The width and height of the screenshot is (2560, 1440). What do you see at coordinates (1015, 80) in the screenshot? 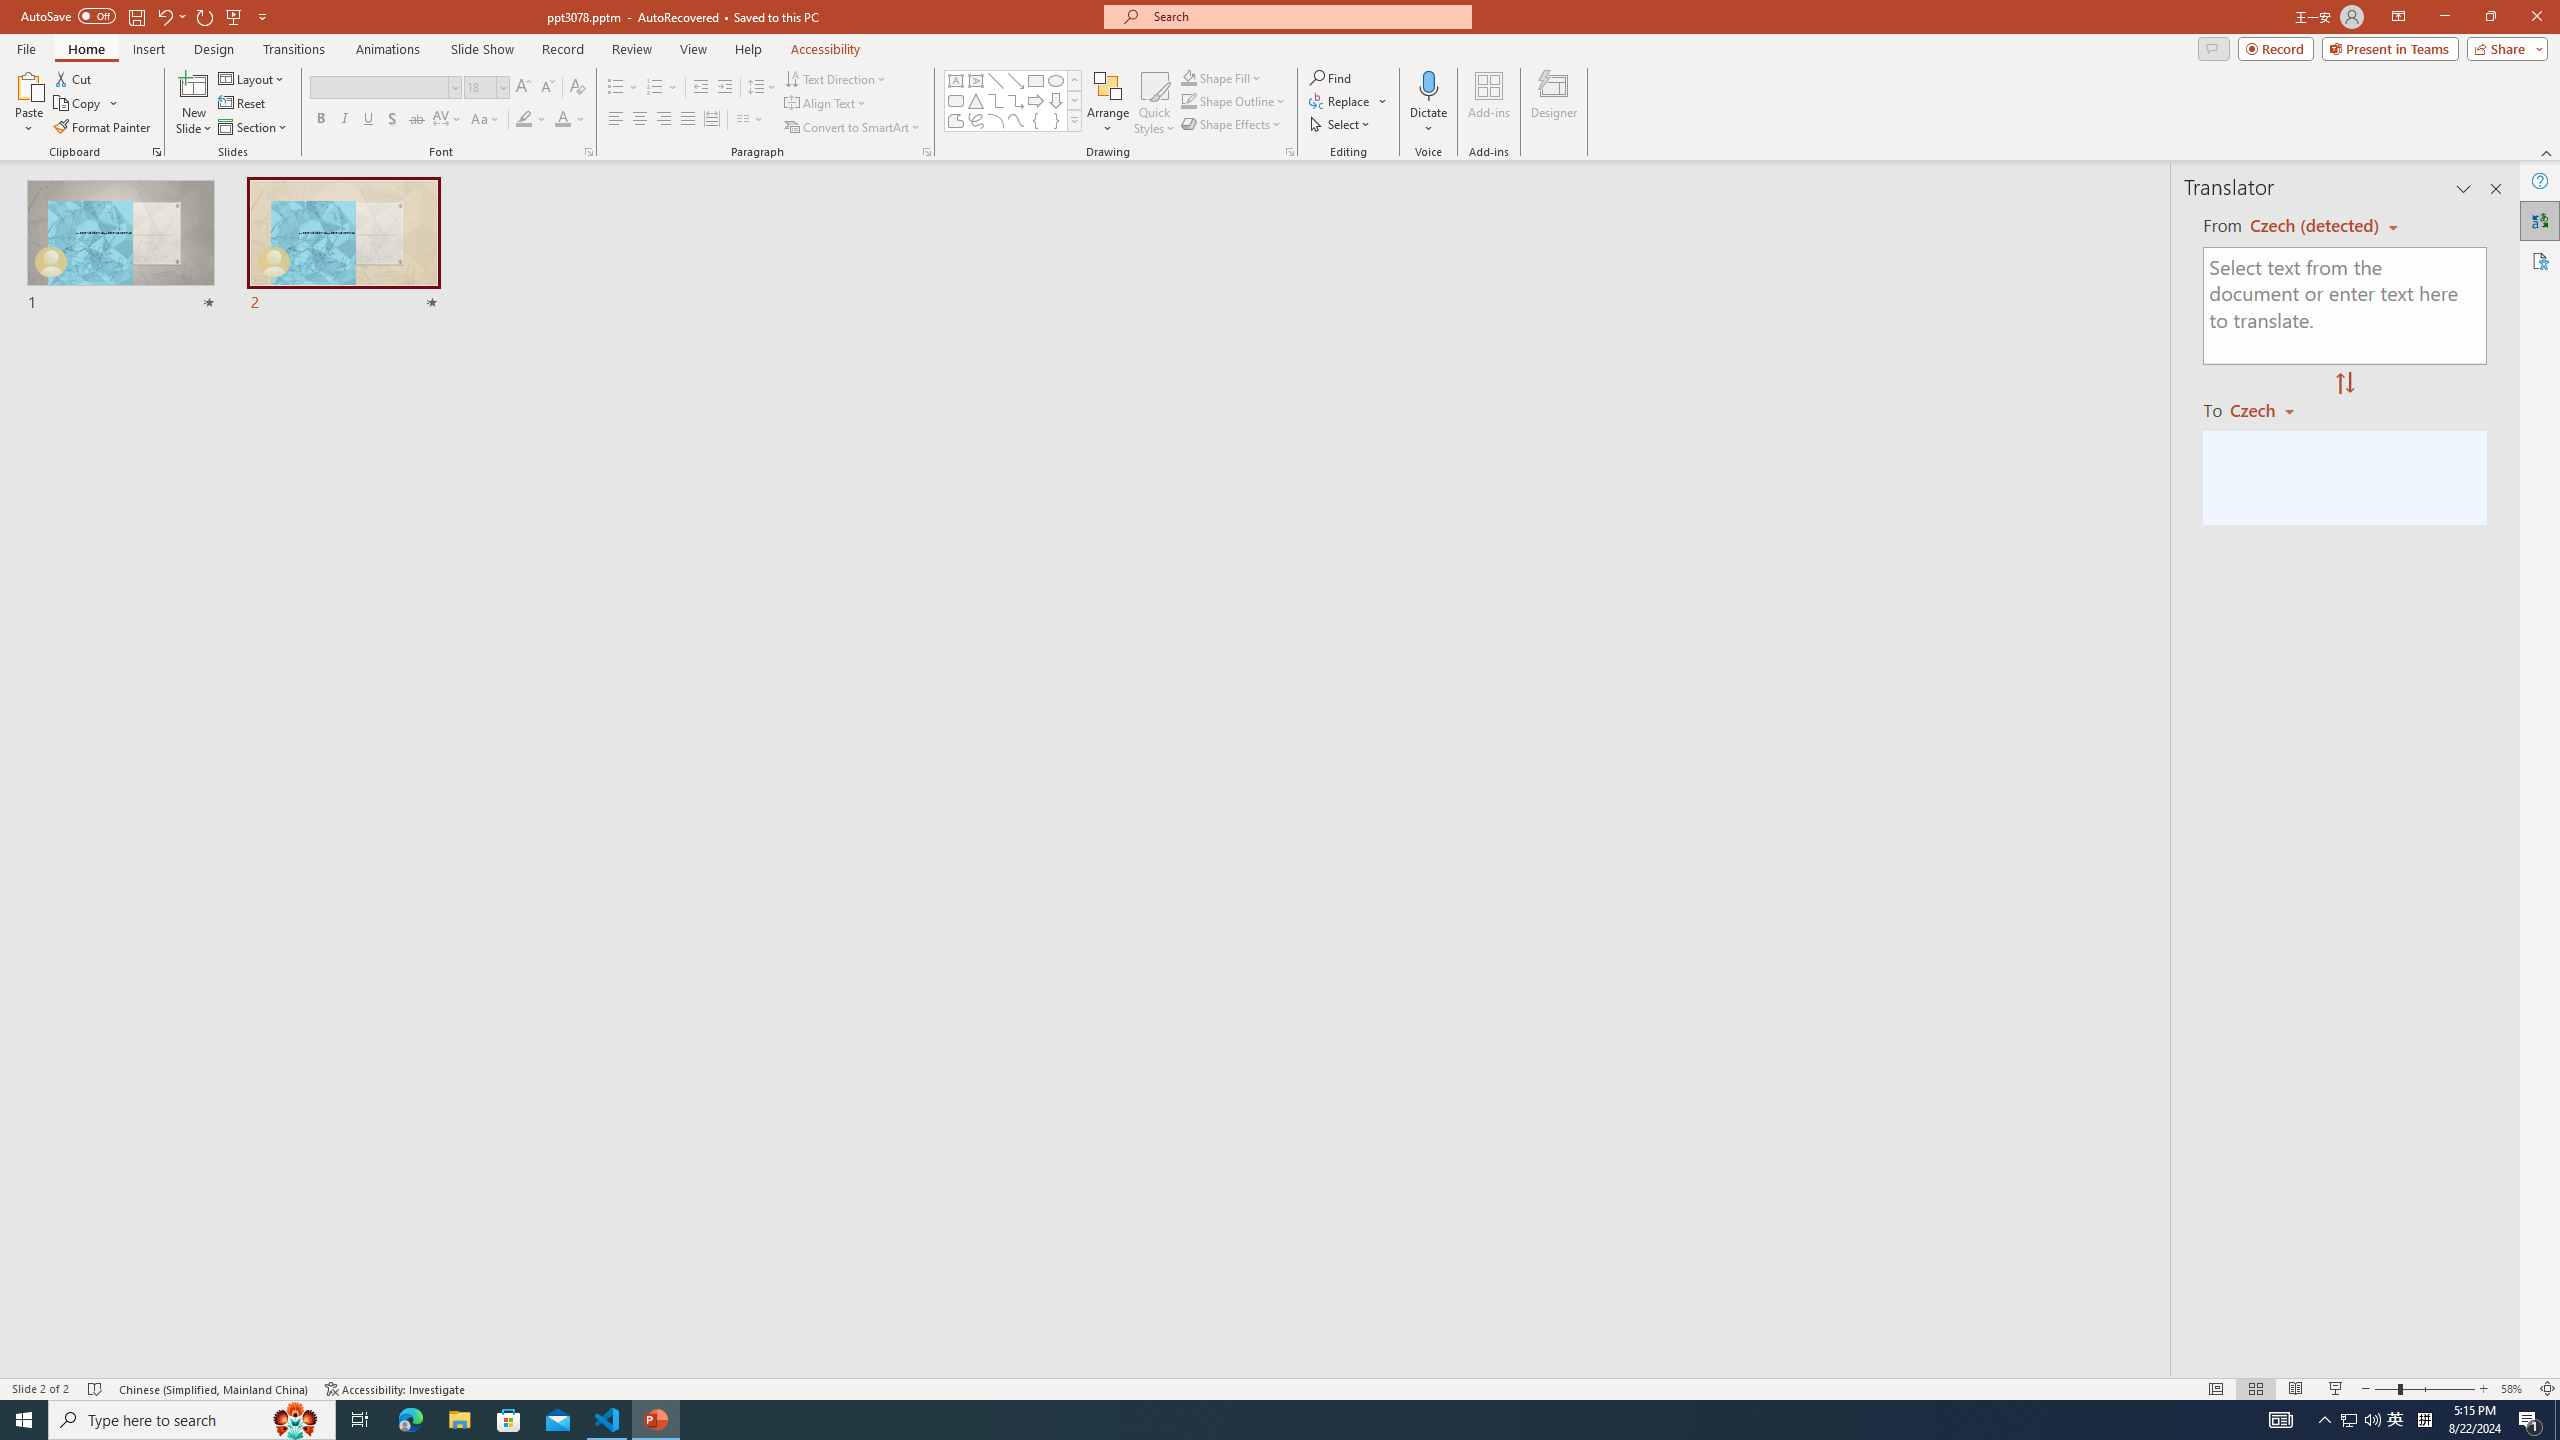
I see `'Line Arrow'` at bounding box center [1015, 80].